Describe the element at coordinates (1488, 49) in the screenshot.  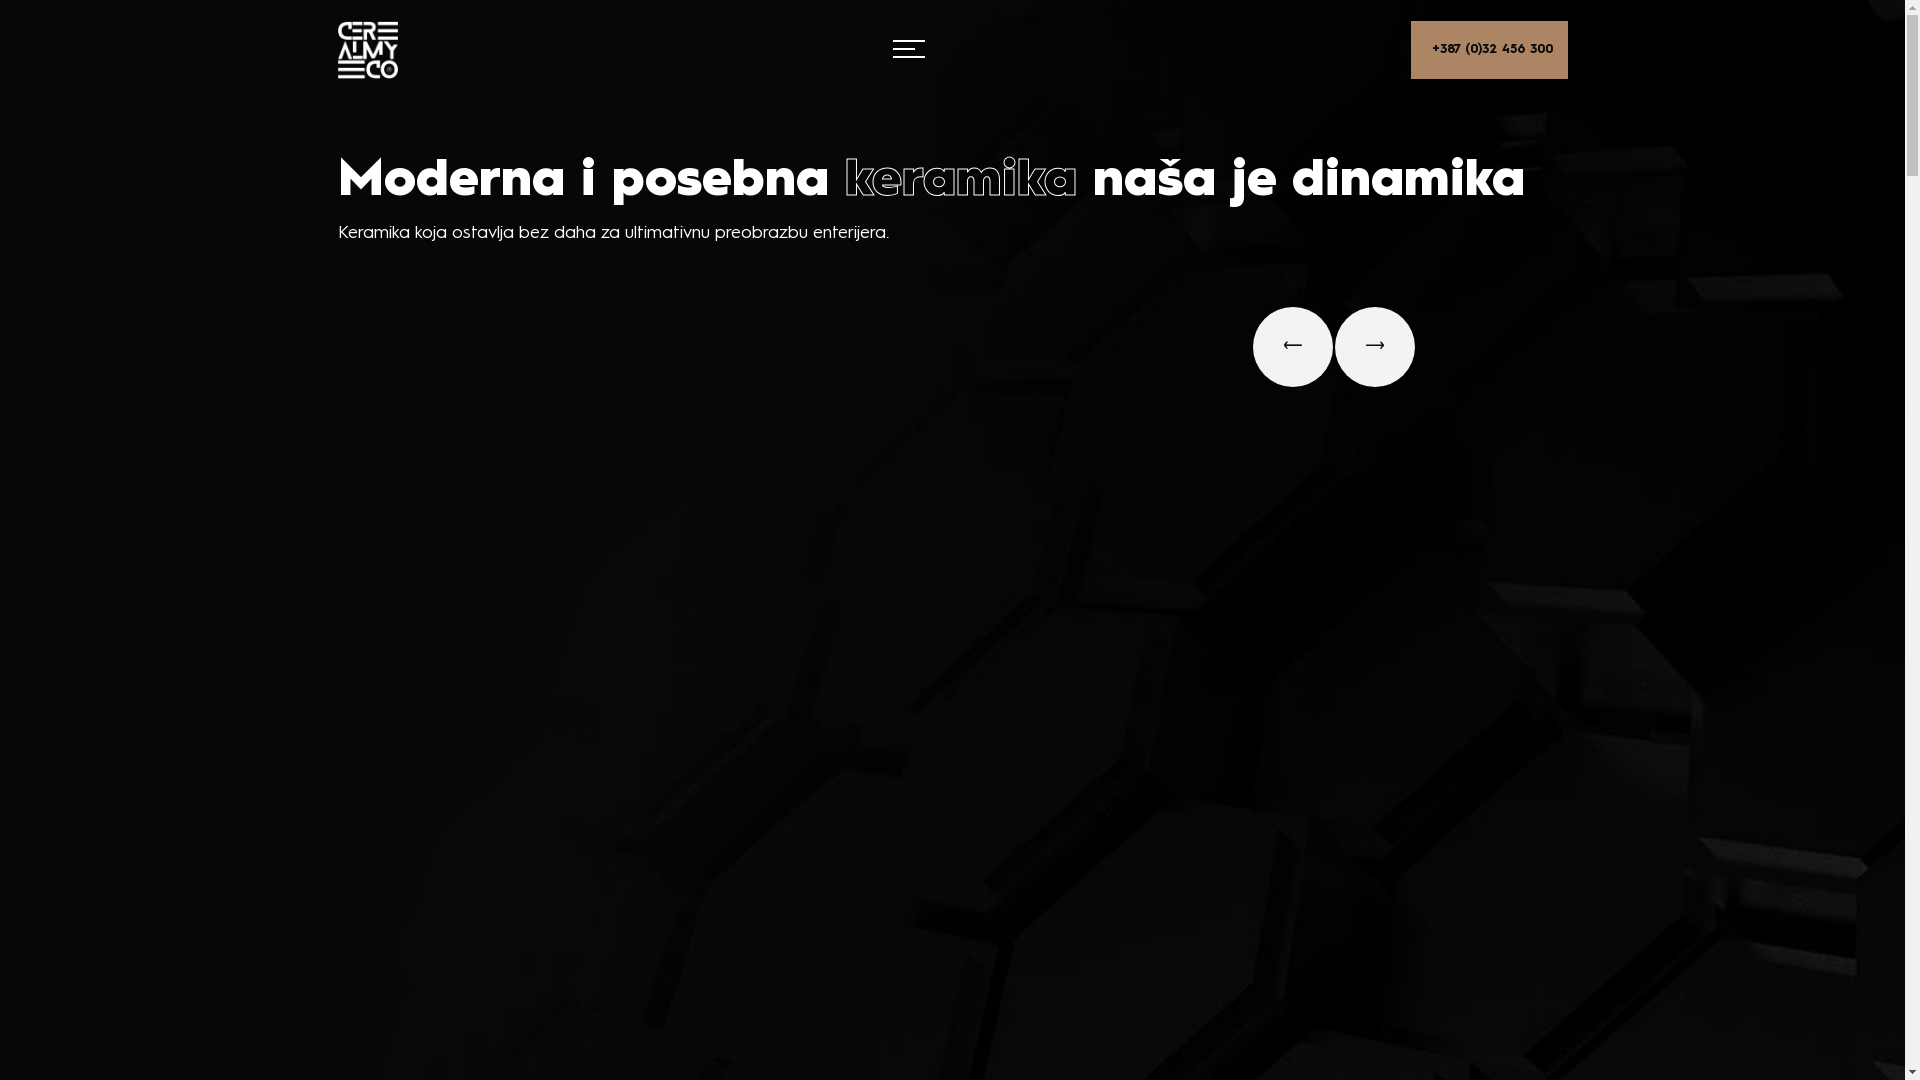
I see `'+387 (0)32 456 300'` at that location.